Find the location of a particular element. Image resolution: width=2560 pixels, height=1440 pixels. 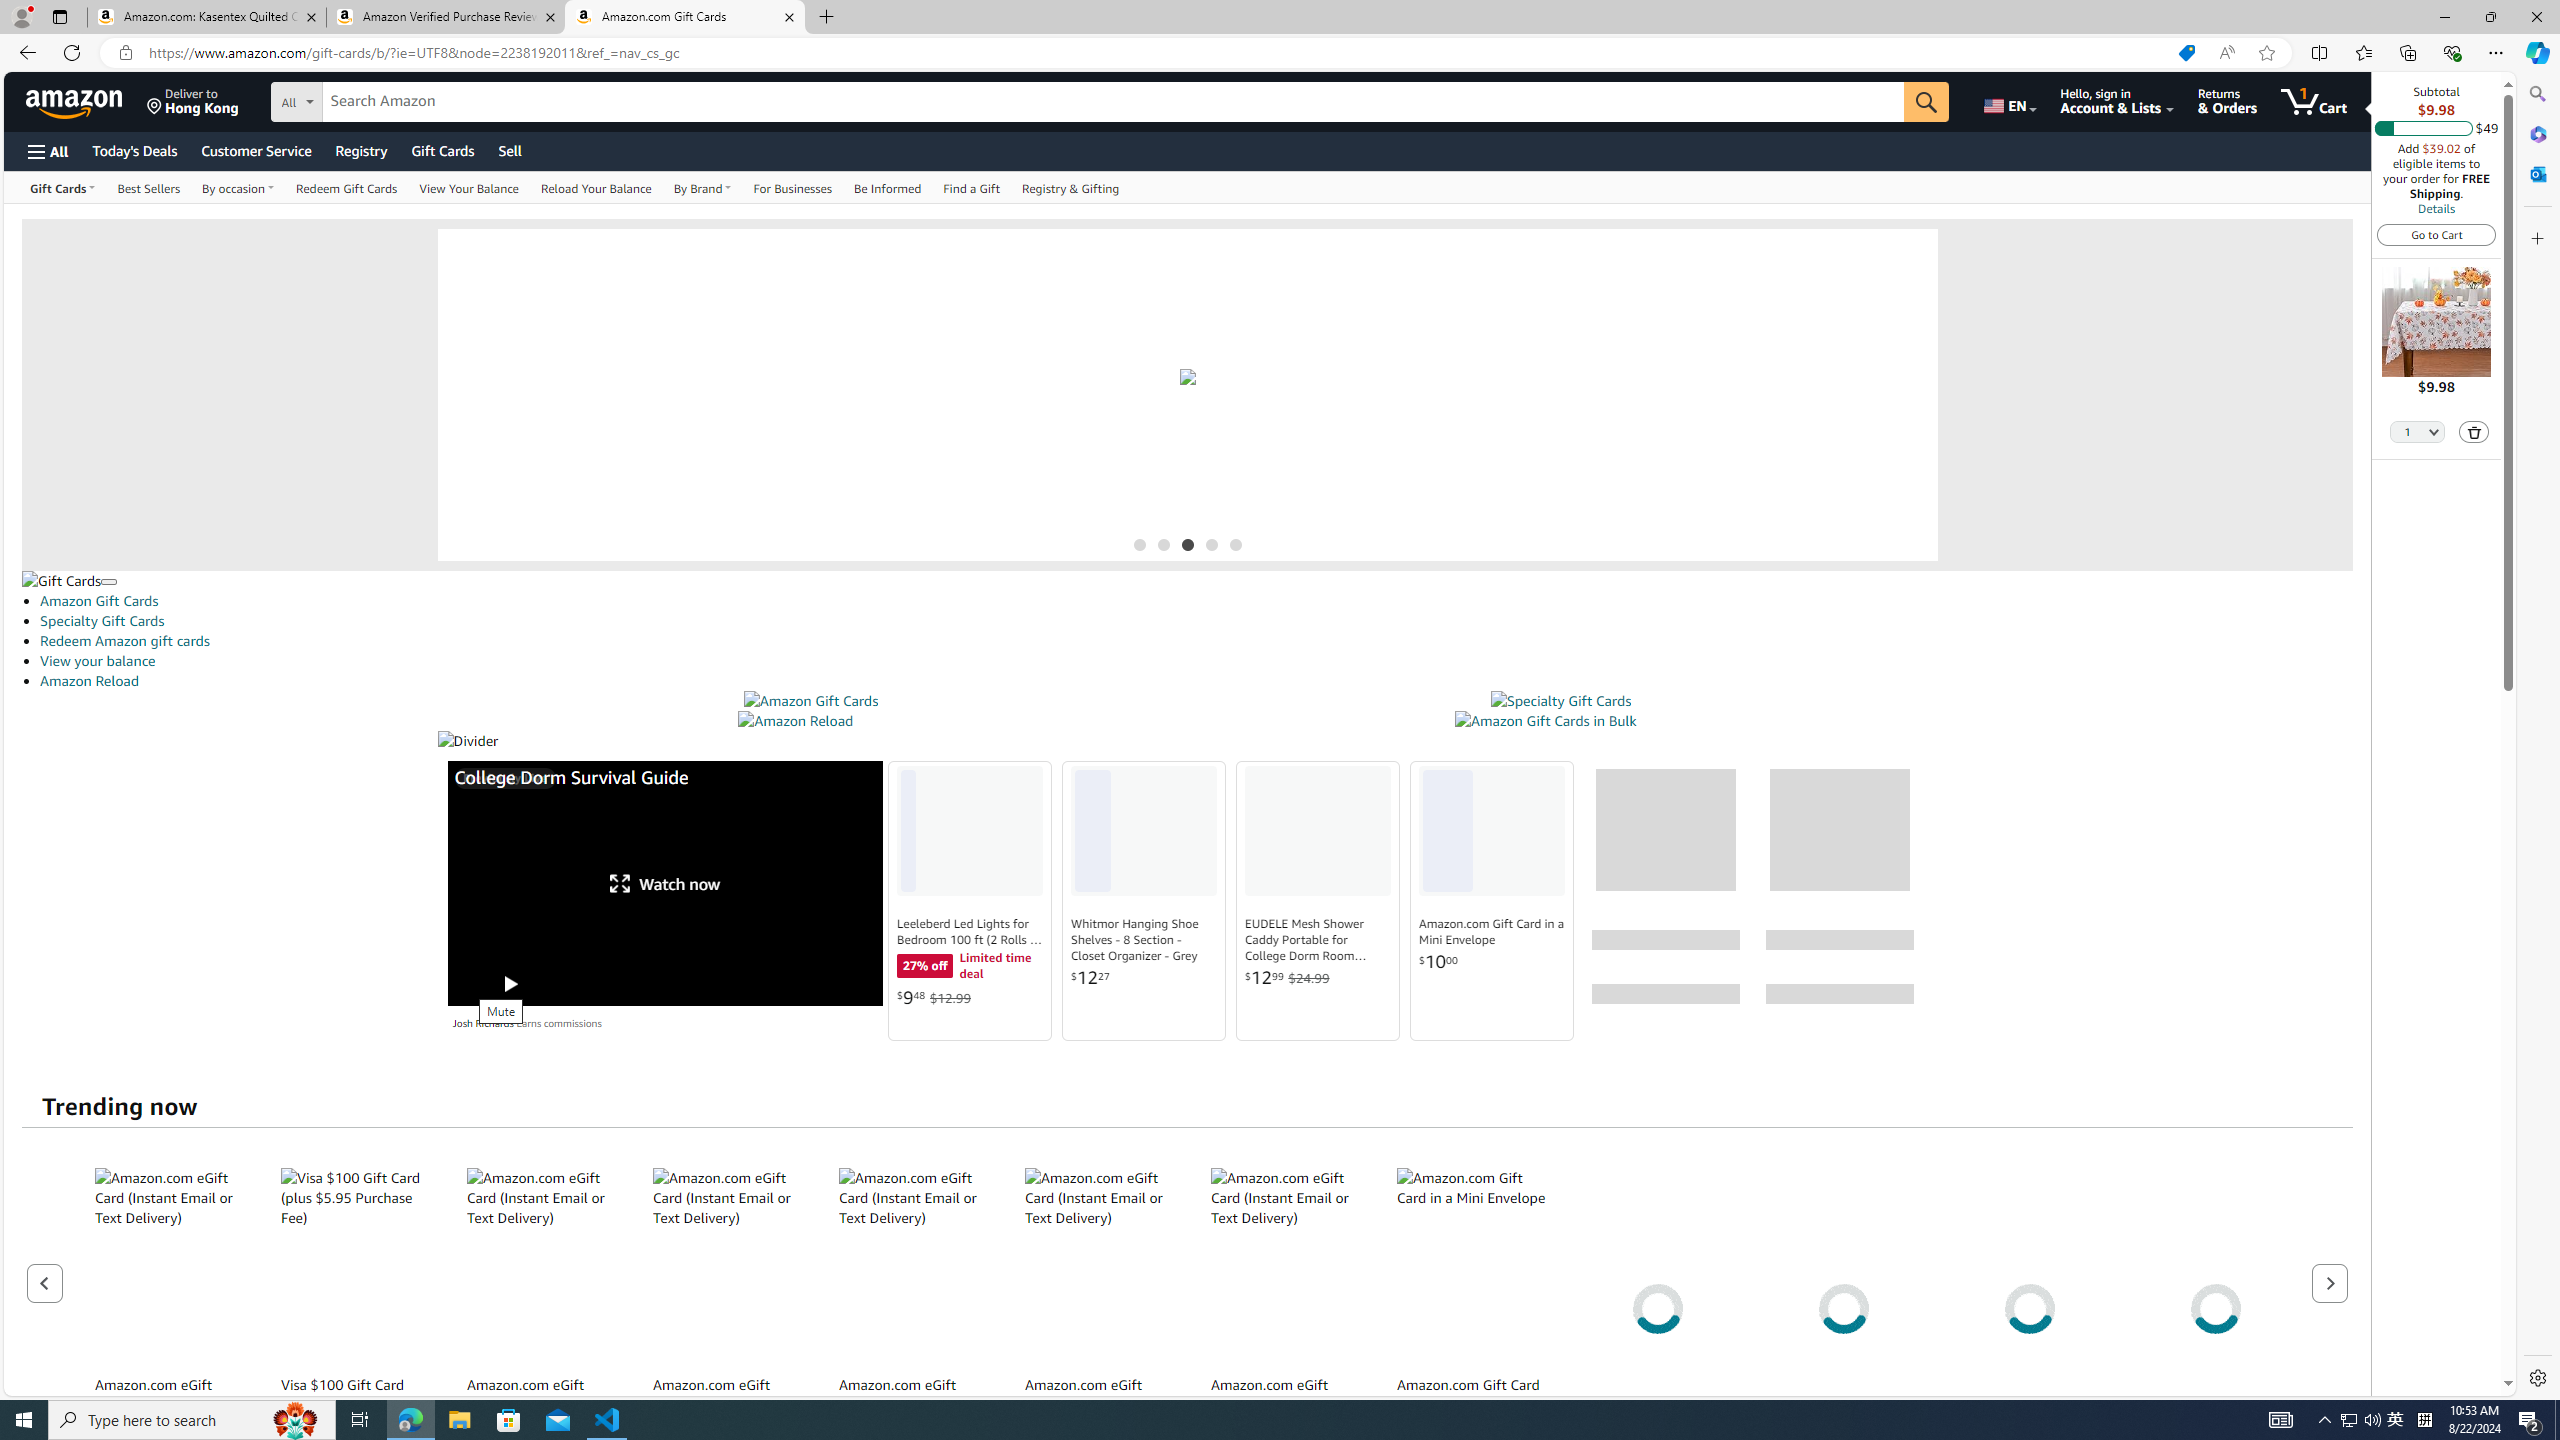

'Visa $100 Gift Card (plus $5.95 Purchase Fee)' is located at coordinates (354, 1265).